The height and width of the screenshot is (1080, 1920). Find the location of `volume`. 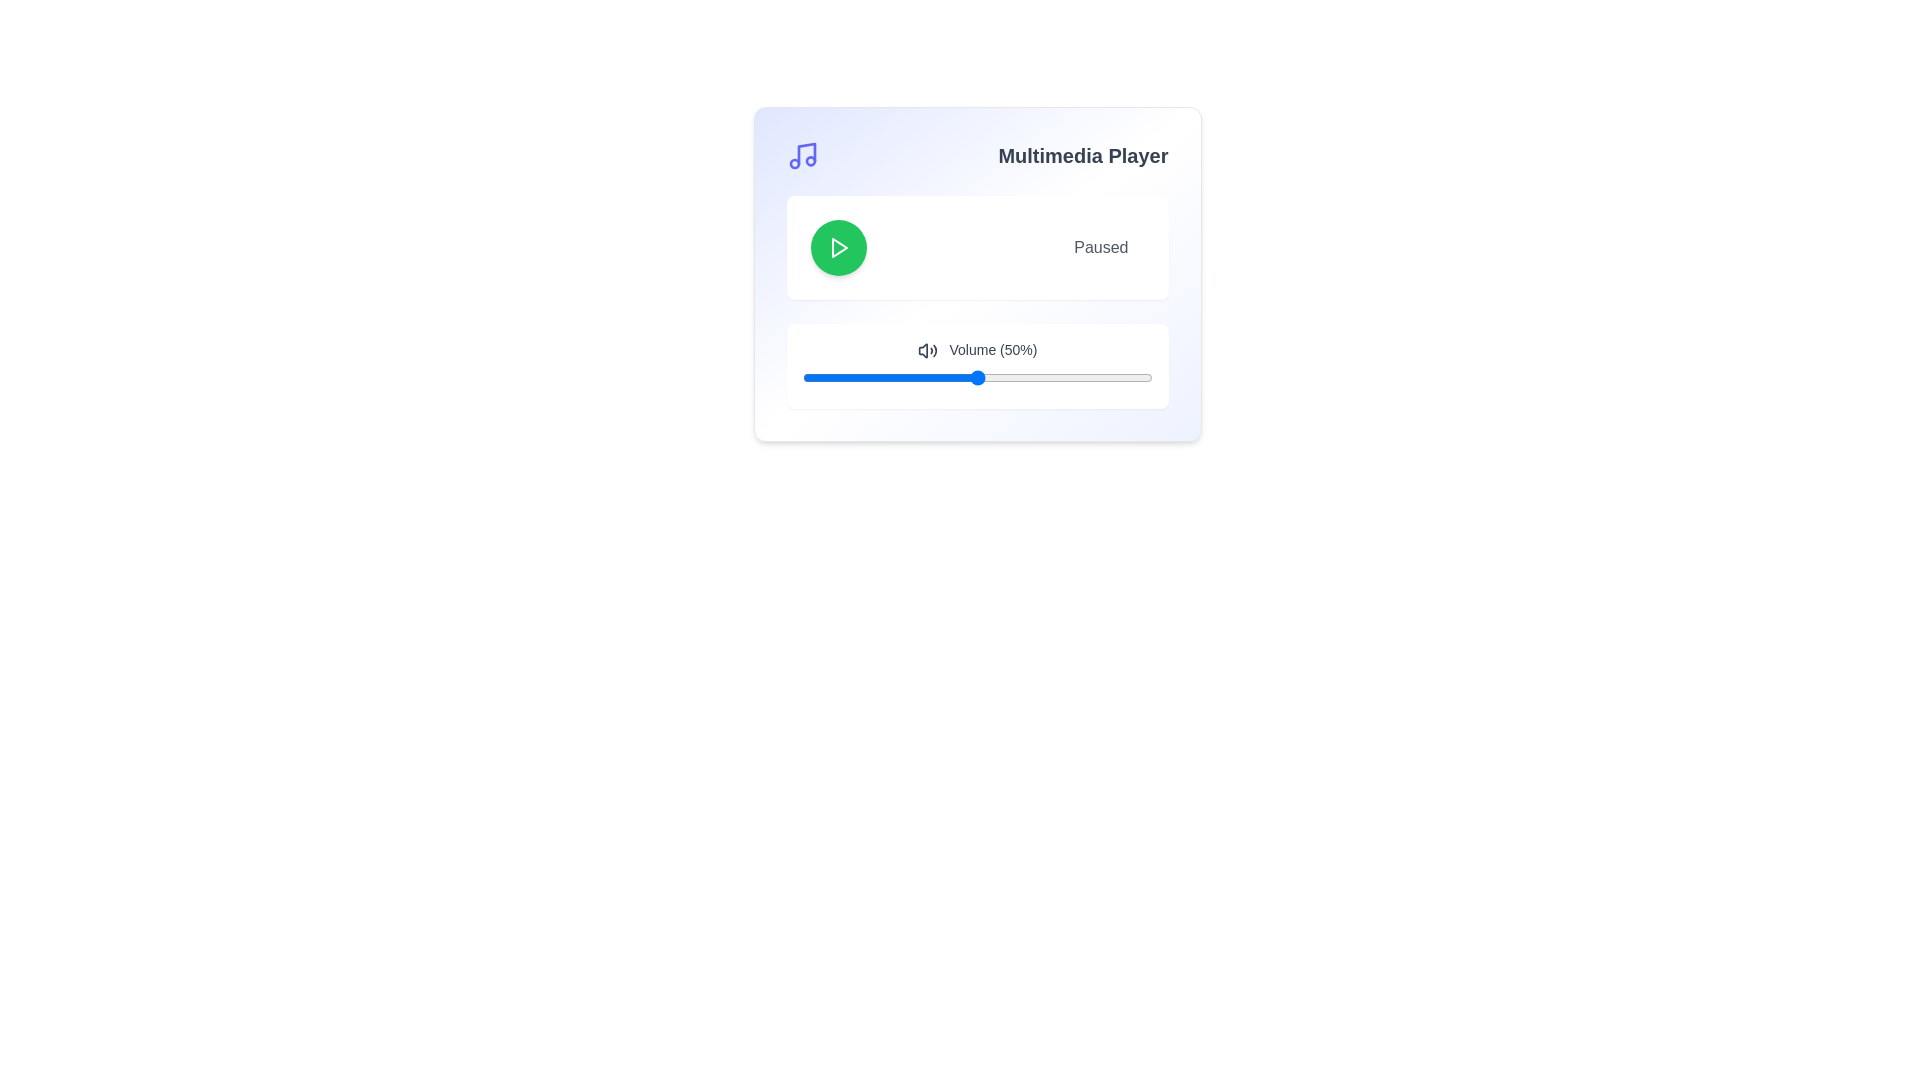

volume is located at coordinates (913, 378).